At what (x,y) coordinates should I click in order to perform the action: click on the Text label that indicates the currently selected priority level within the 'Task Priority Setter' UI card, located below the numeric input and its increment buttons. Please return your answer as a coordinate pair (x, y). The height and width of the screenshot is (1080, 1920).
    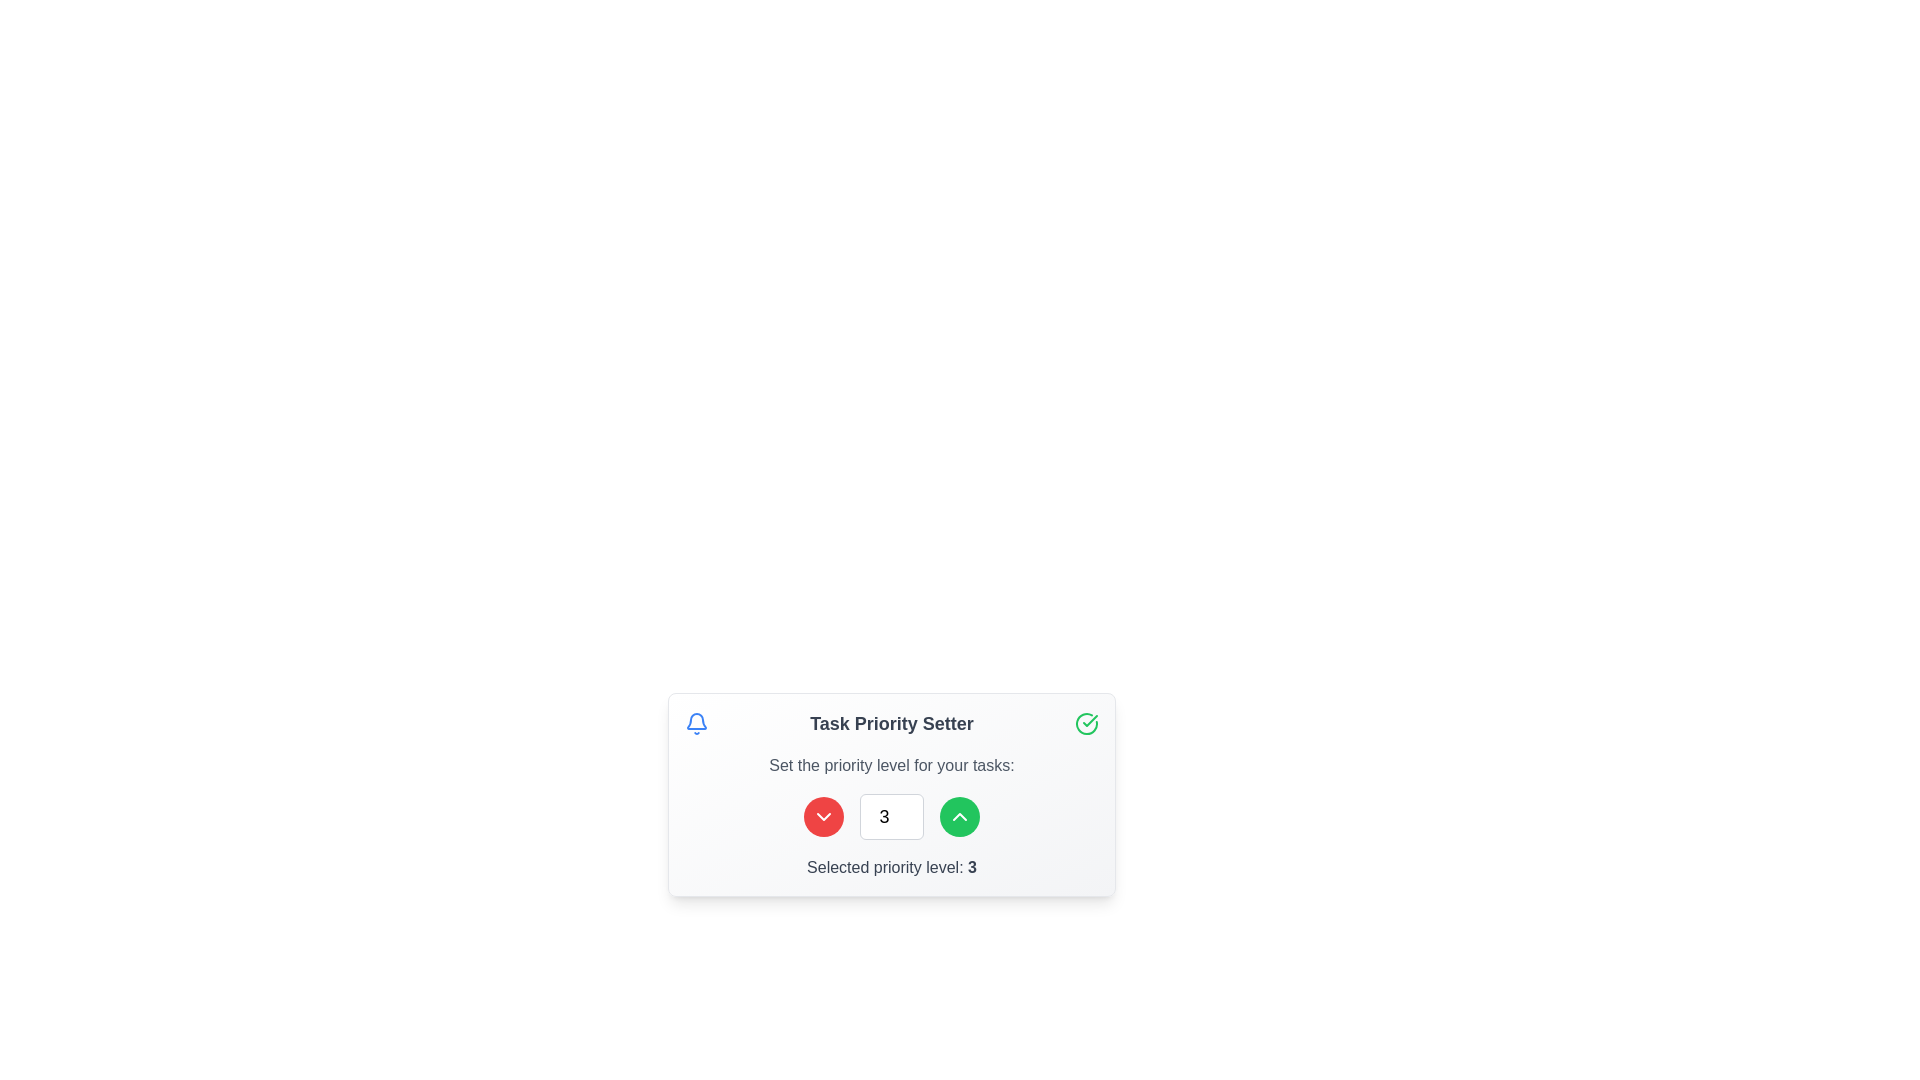
    Looking at the image, I should click on (891, 866).